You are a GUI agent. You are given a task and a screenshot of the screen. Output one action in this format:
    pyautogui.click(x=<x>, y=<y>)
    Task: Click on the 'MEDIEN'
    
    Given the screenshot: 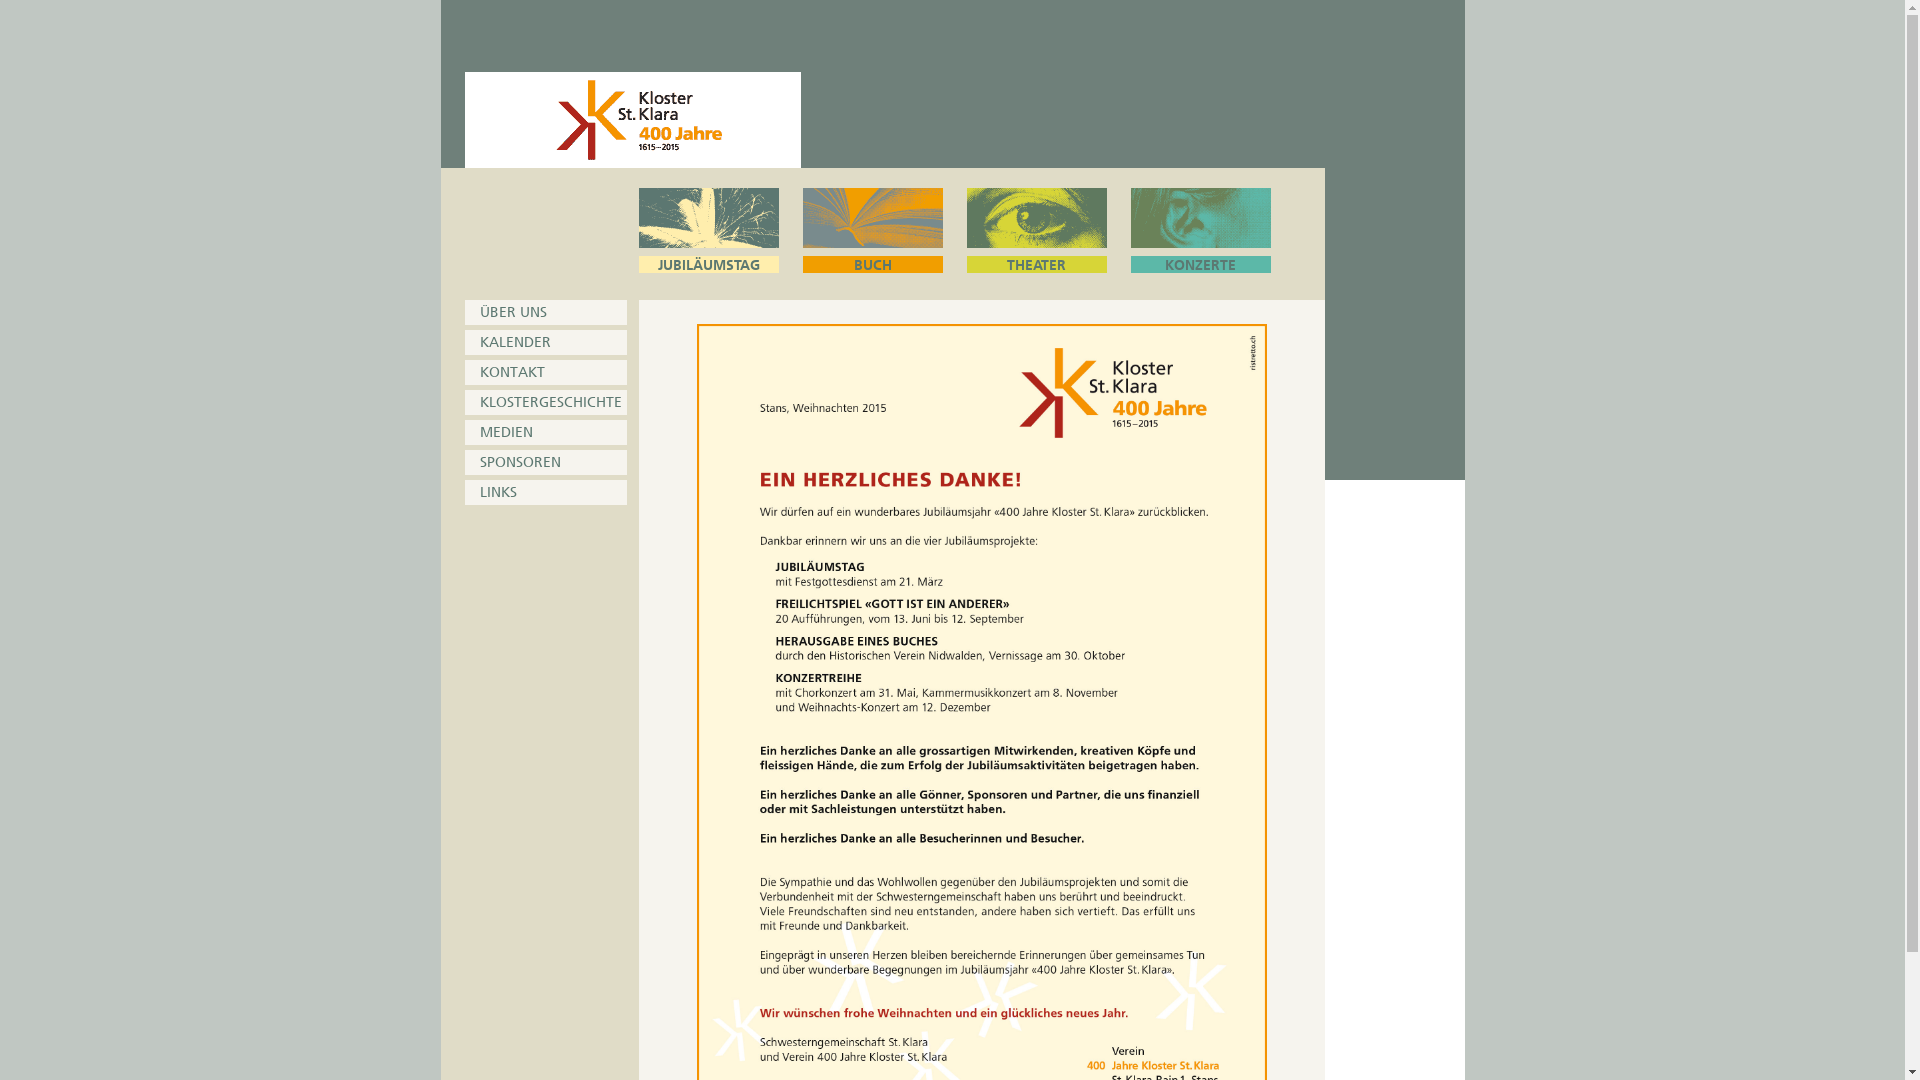 What is the action you would take?
    pyautogui.click(x=545, y=431)
    